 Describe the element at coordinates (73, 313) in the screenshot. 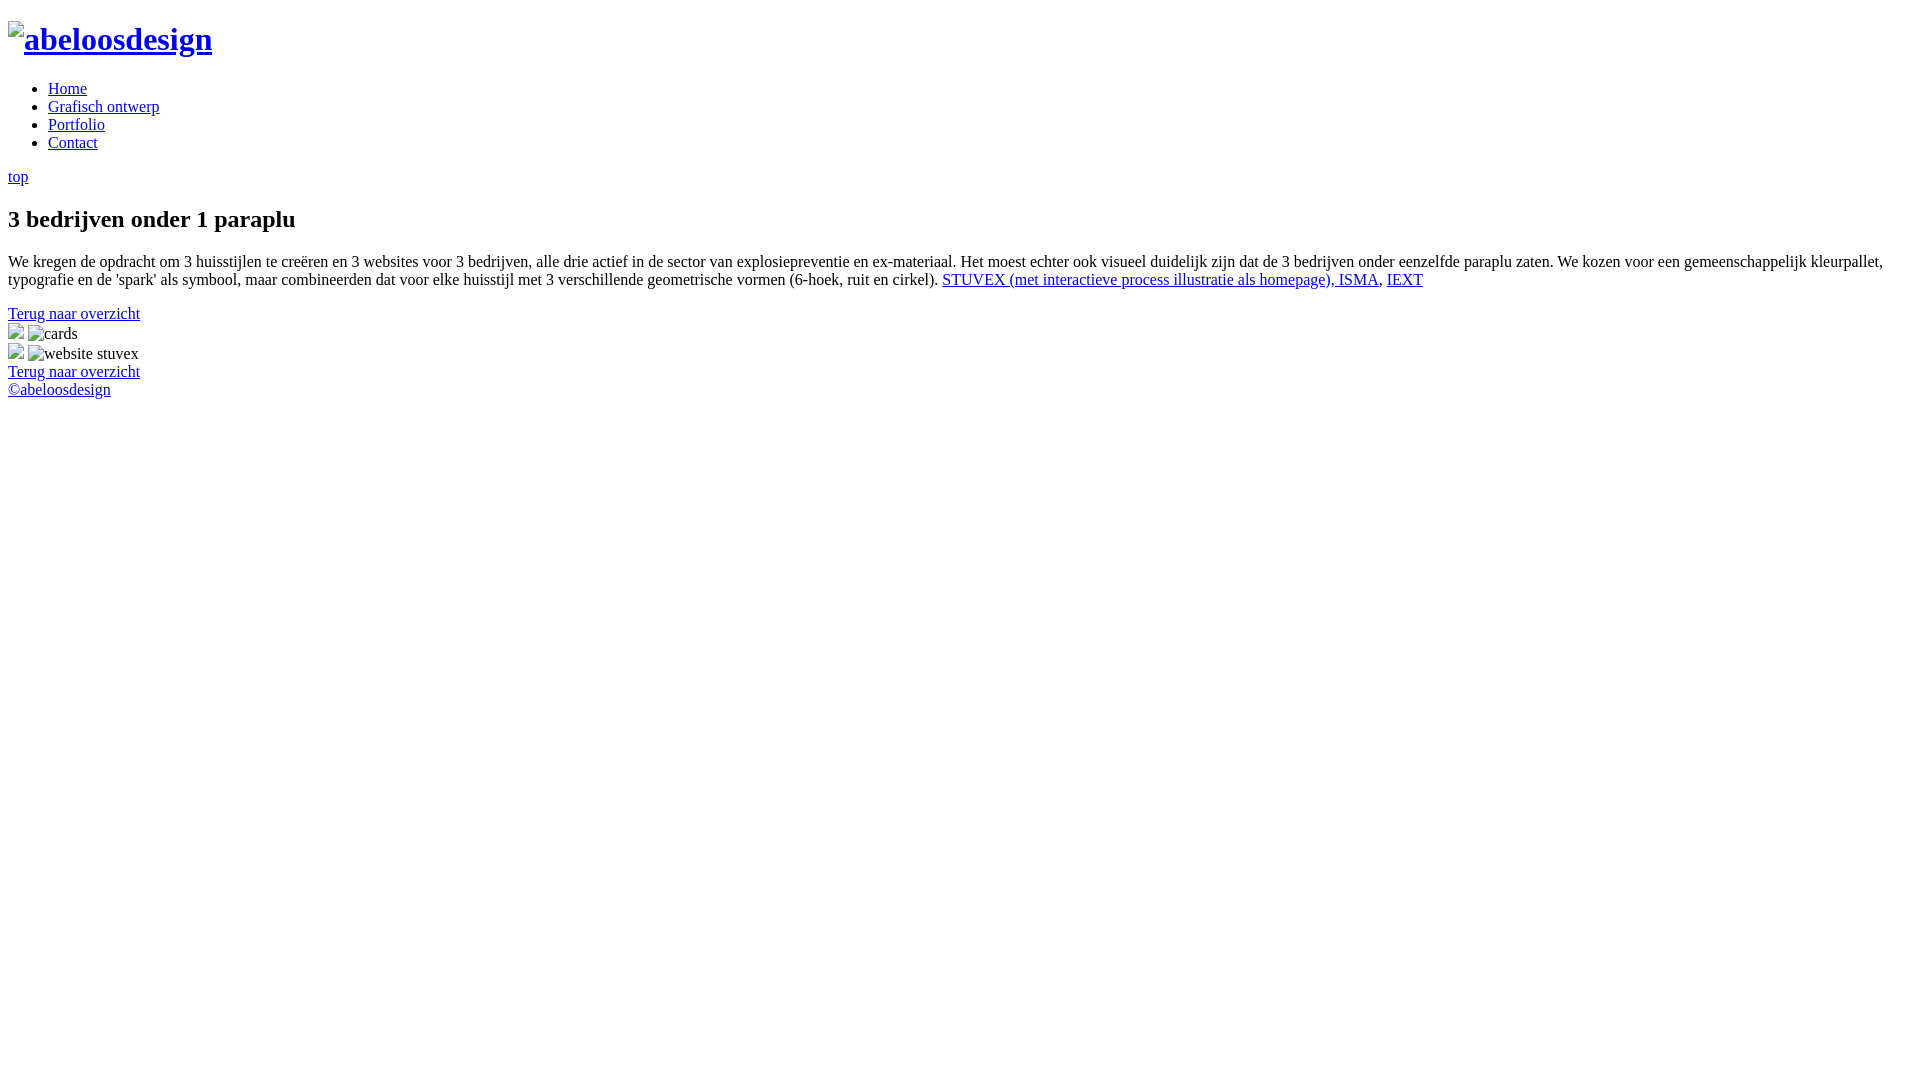

I see `'Terug naar overzicht'` at that location.